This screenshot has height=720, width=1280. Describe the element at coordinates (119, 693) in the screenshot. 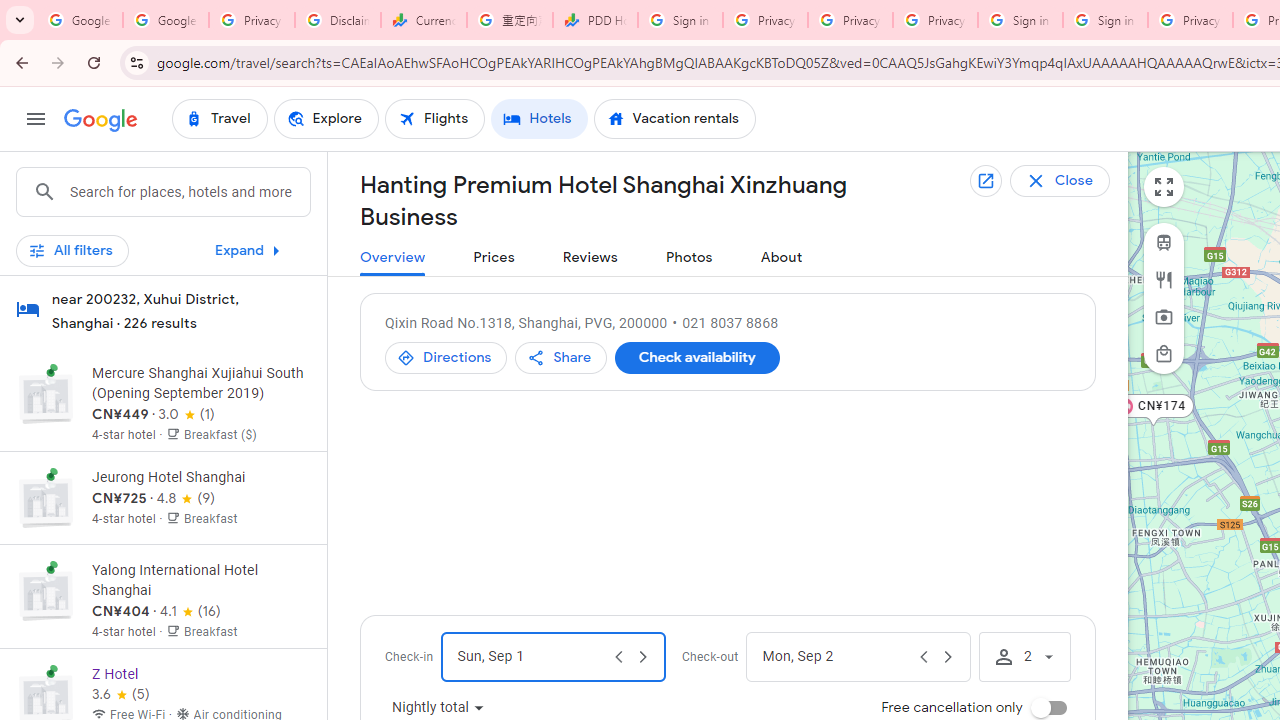

I see `'3.6 out of 5 stars from 5 reviews'` at that location.